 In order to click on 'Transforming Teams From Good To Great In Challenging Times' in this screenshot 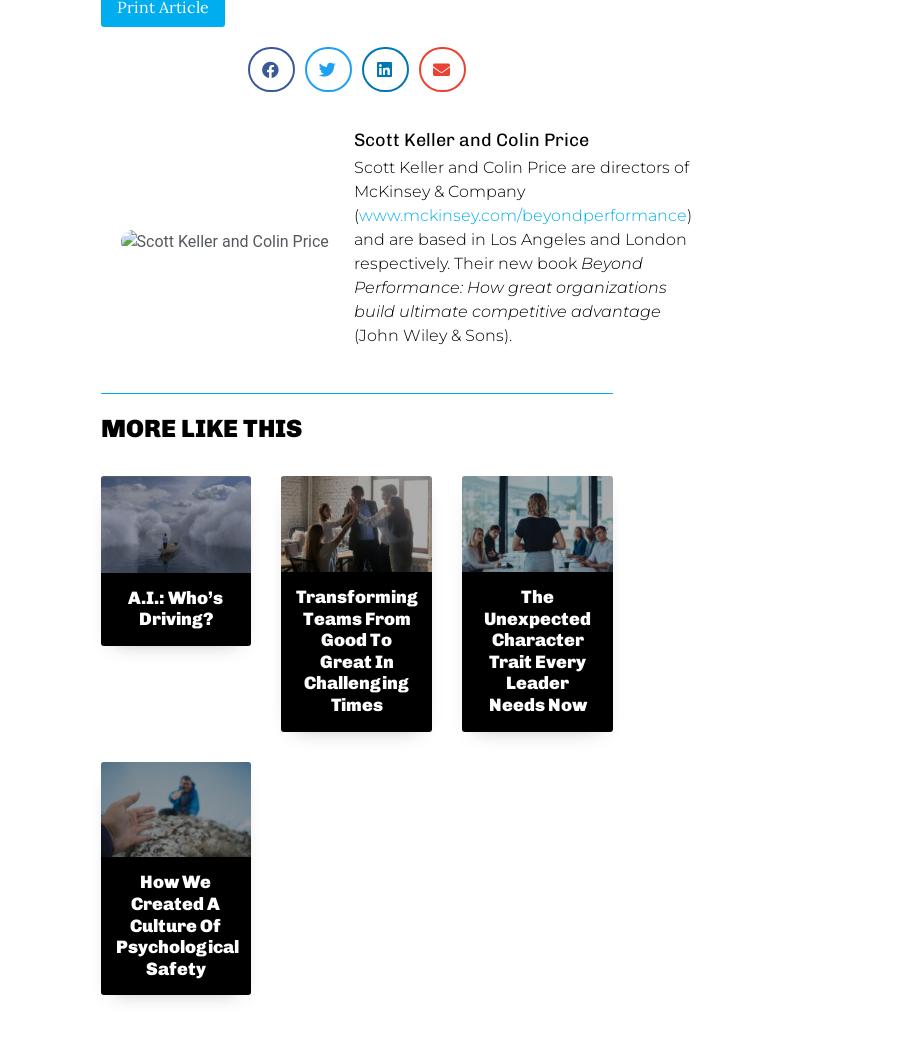, I will do `click(357, 651)`.